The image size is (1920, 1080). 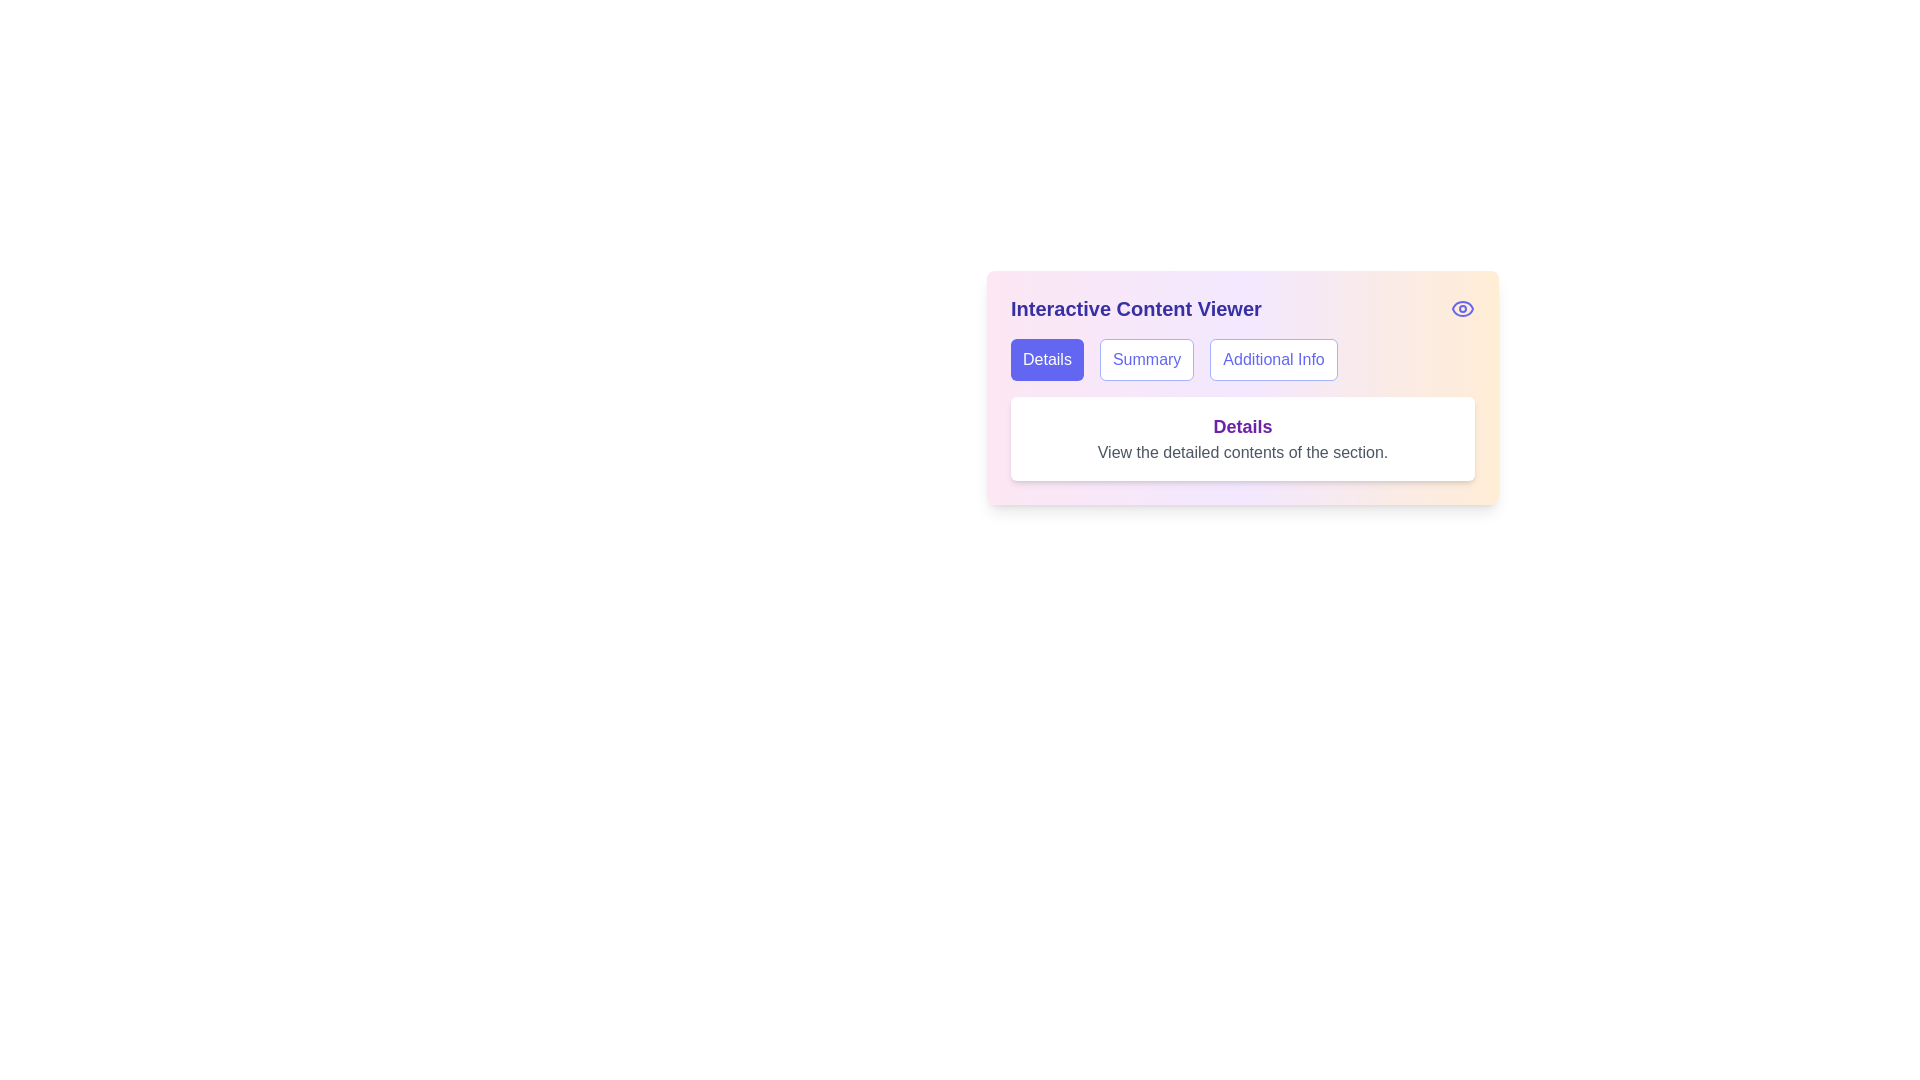 What do you see at coordinates (1147, 358) in the screenshot?
I see `the 'Summary' button, which is the second button in a group located in the upper section of the 'Interactive Content Viewer'` at bounding box center [1147, 358].